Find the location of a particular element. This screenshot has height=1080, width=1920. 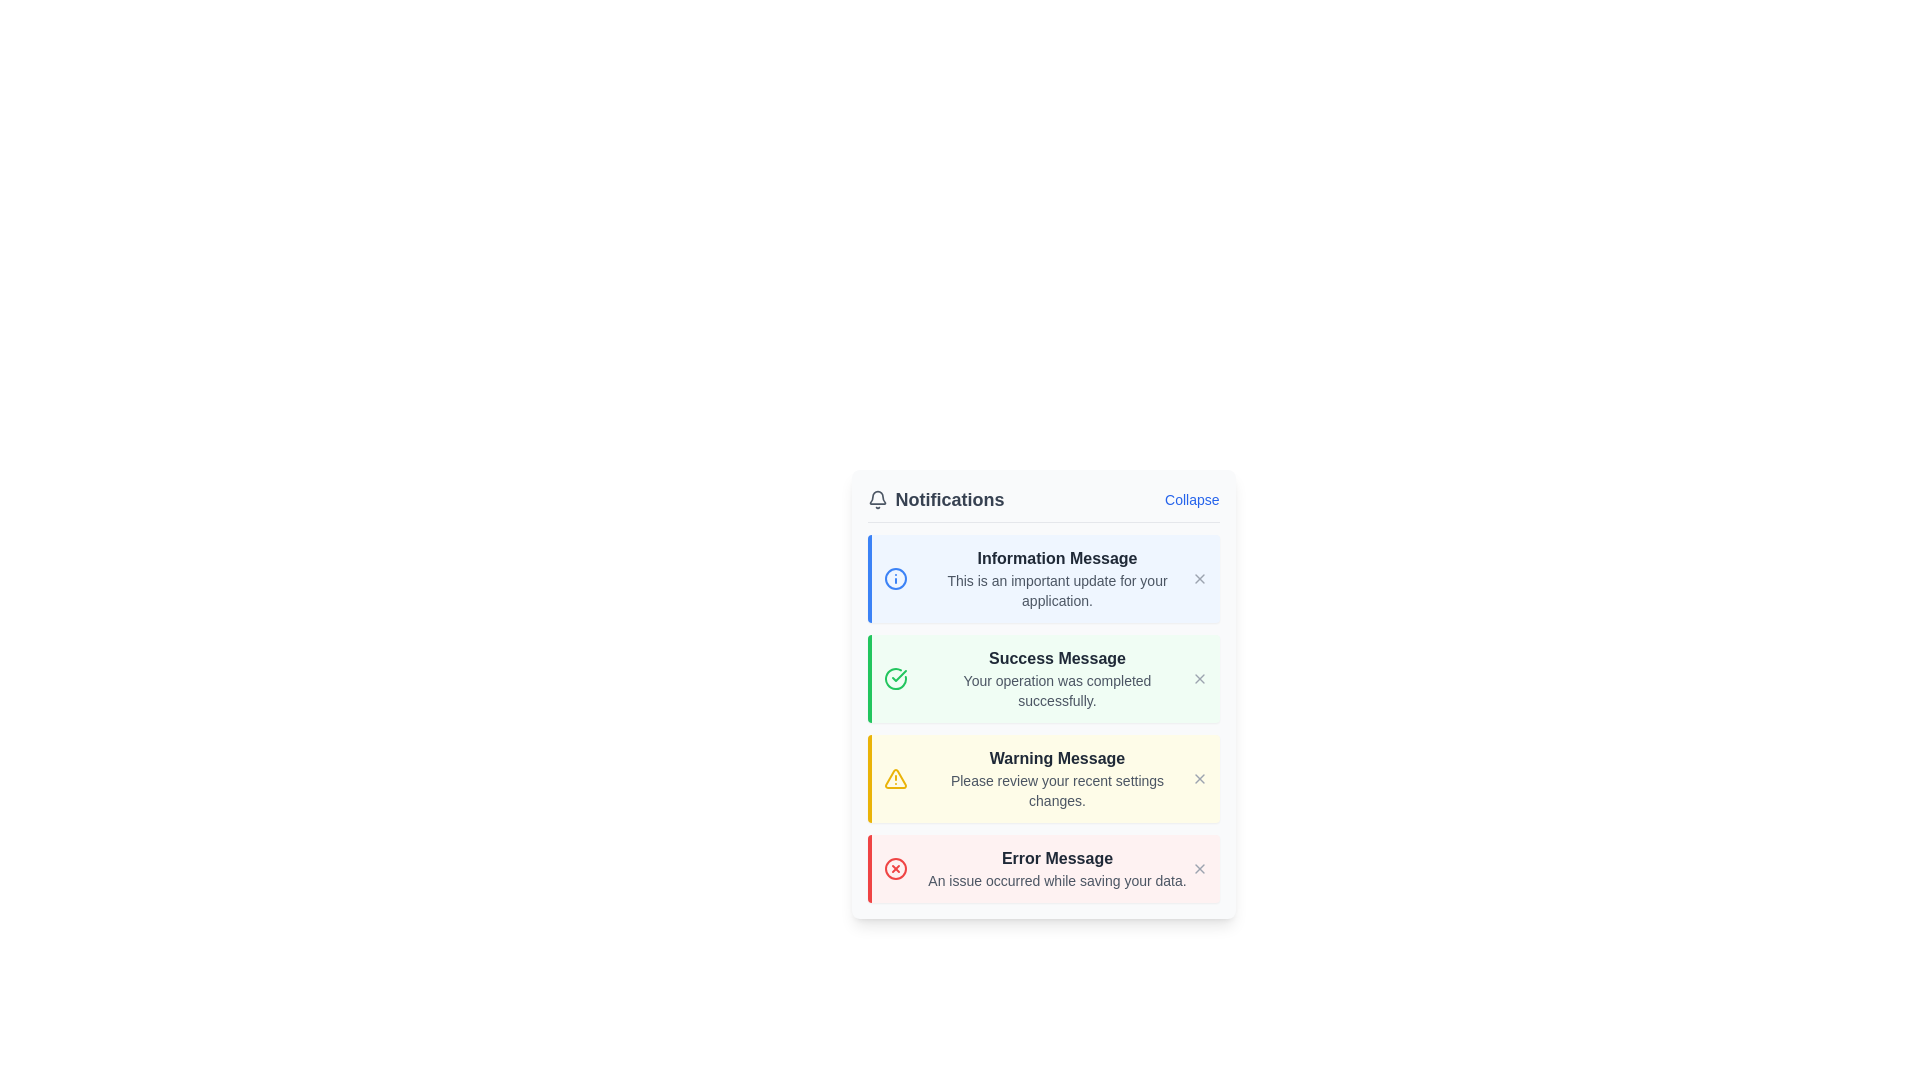

the success status icon located to the left of the text 'Your operation was completed successfully' within the green success message box is located at coordinates (897, 675).